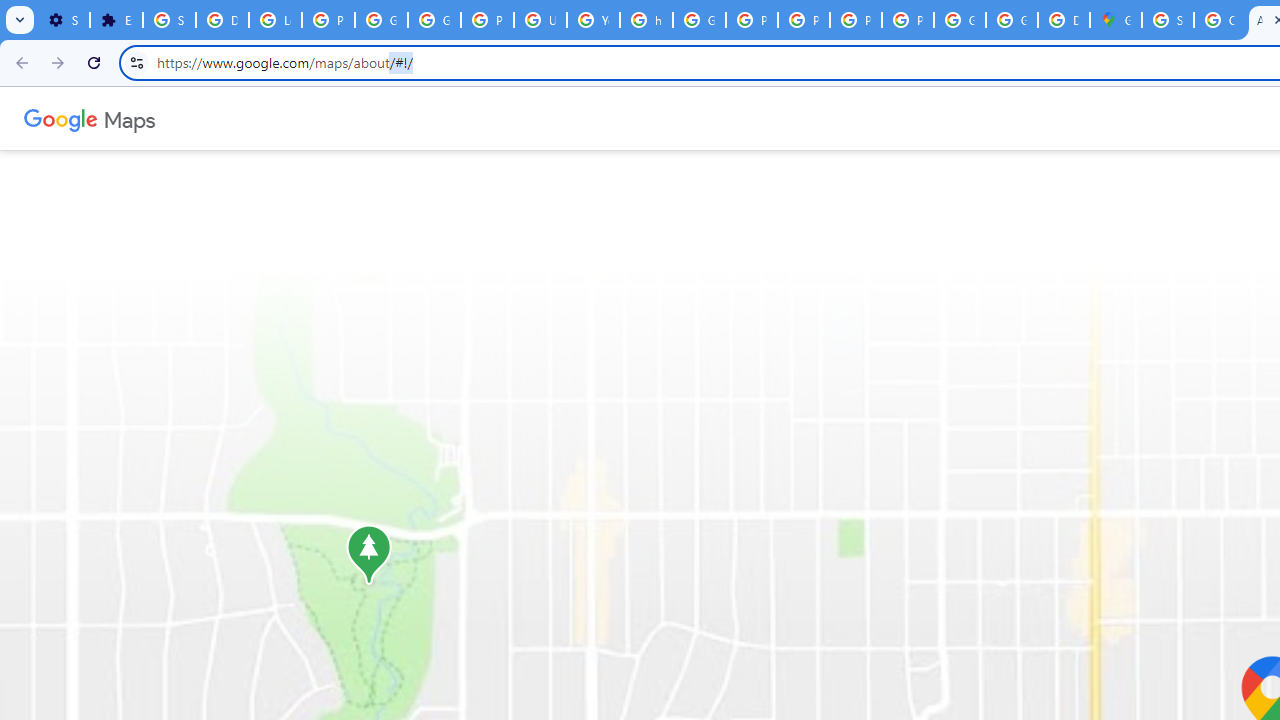 The image size is (1280, 720). Describe the element at coordinates (381, 20) in the screenshot. I see `'Google Account Help'` at that location.